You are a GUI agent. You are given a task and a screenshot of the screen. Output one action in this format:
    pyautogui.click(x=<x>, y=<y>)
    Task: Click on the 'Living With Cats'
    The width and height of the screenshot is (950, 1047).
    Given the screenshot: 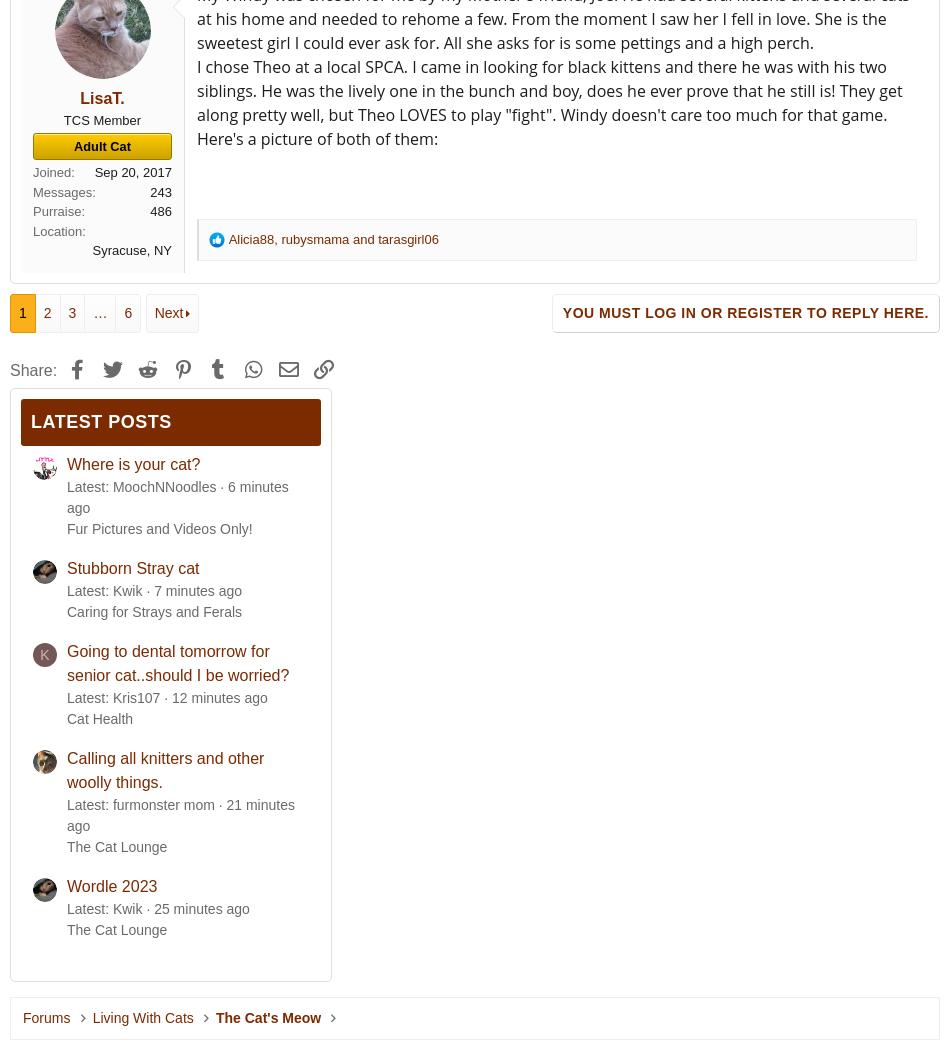 What is the action you would take?
    pyautogui.click(x=142, y=1017)
    